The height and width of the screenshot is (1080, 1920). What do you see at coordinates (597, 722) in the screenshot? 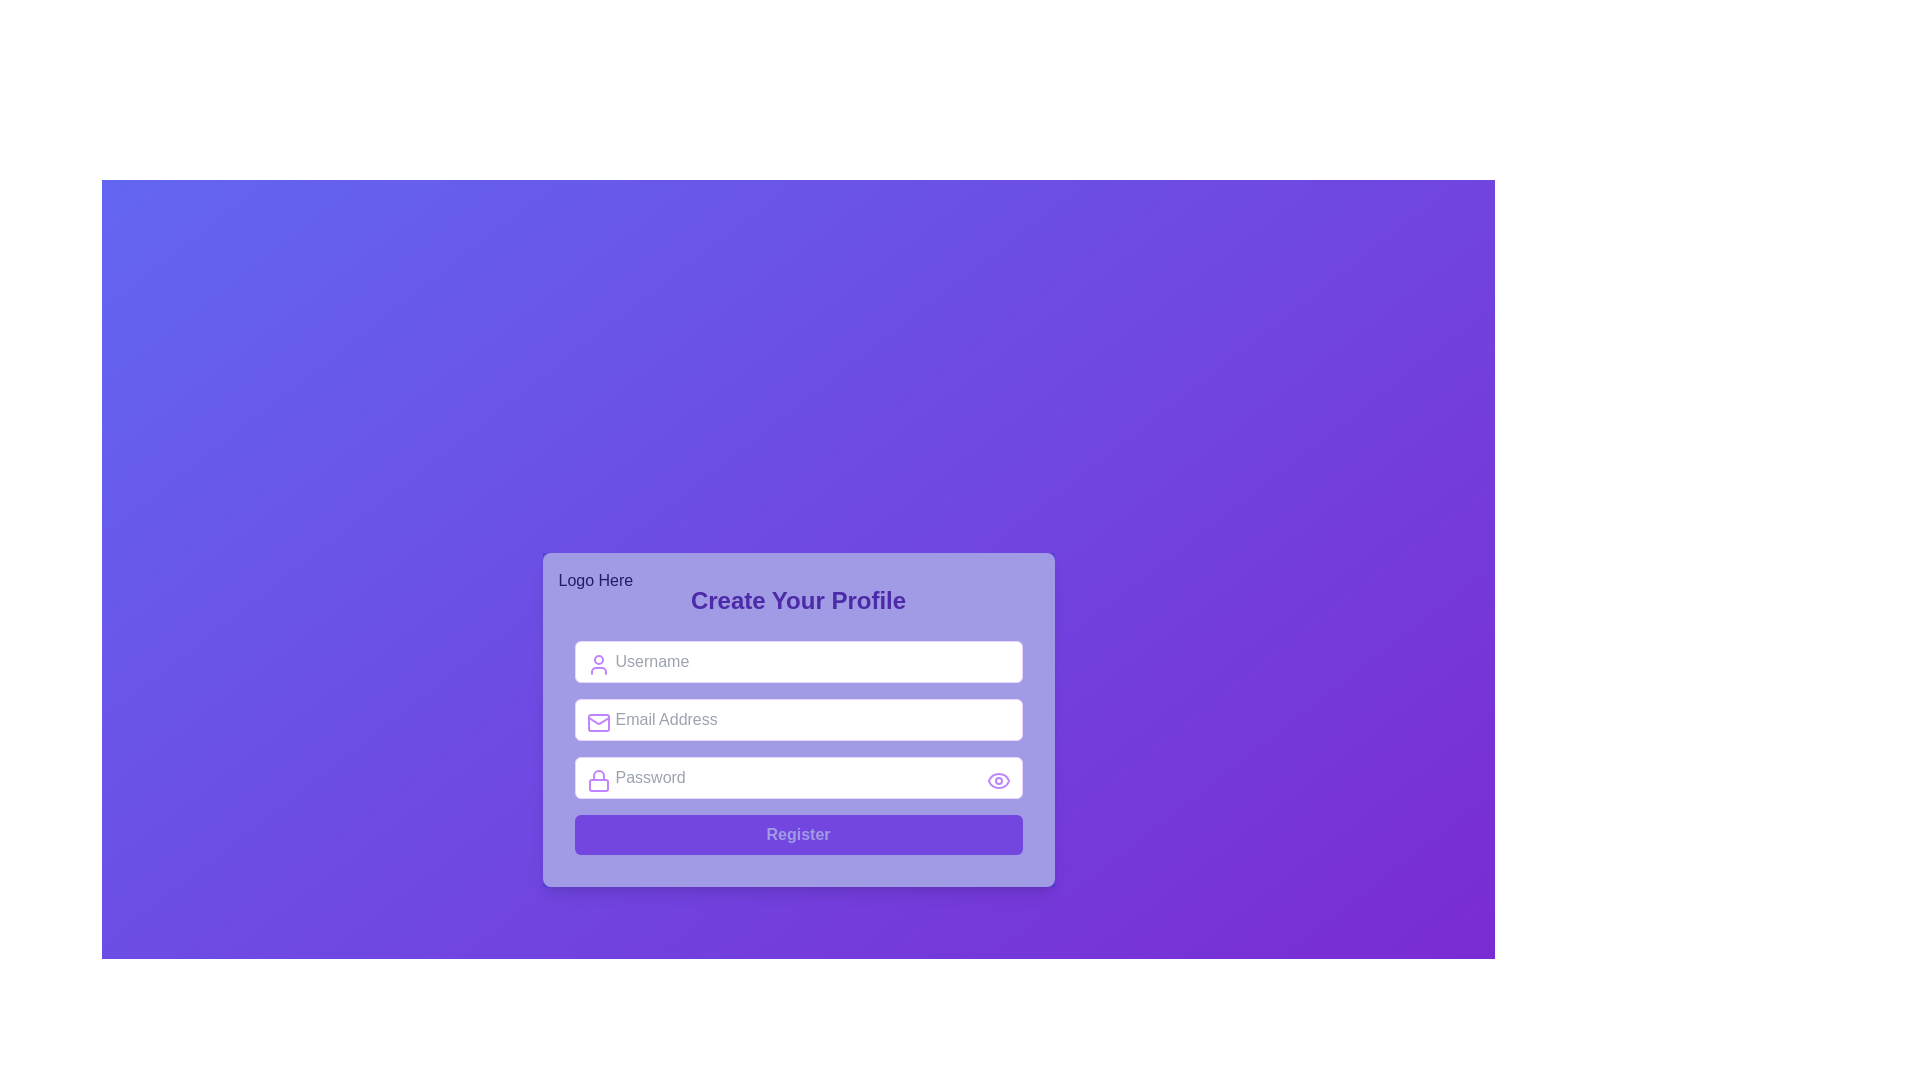
I see `the purple mail icon, which is the leftmost icon in the email address input field labeled 'Email Address'` at bounding box center [597, 722].